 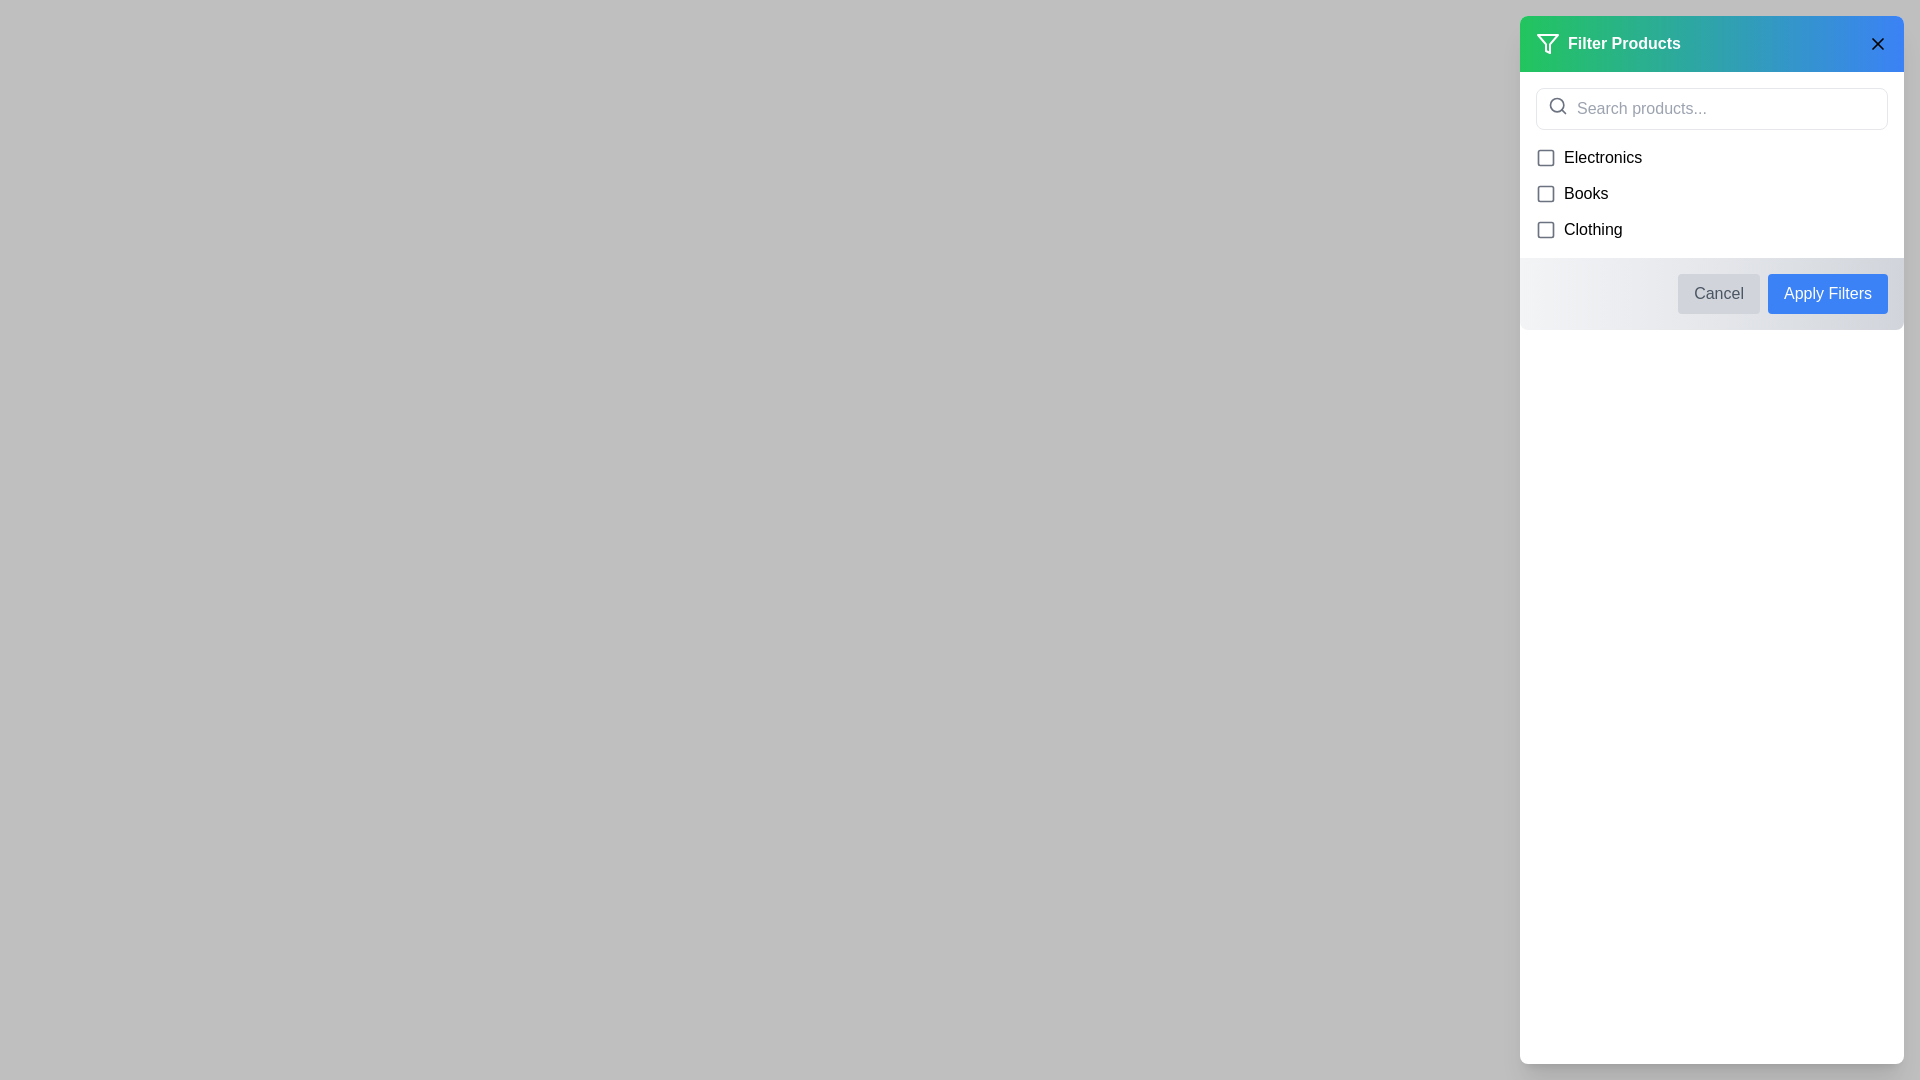 I want to click on the 'Books' filter checkbox located, so click(x=1711, y=193).